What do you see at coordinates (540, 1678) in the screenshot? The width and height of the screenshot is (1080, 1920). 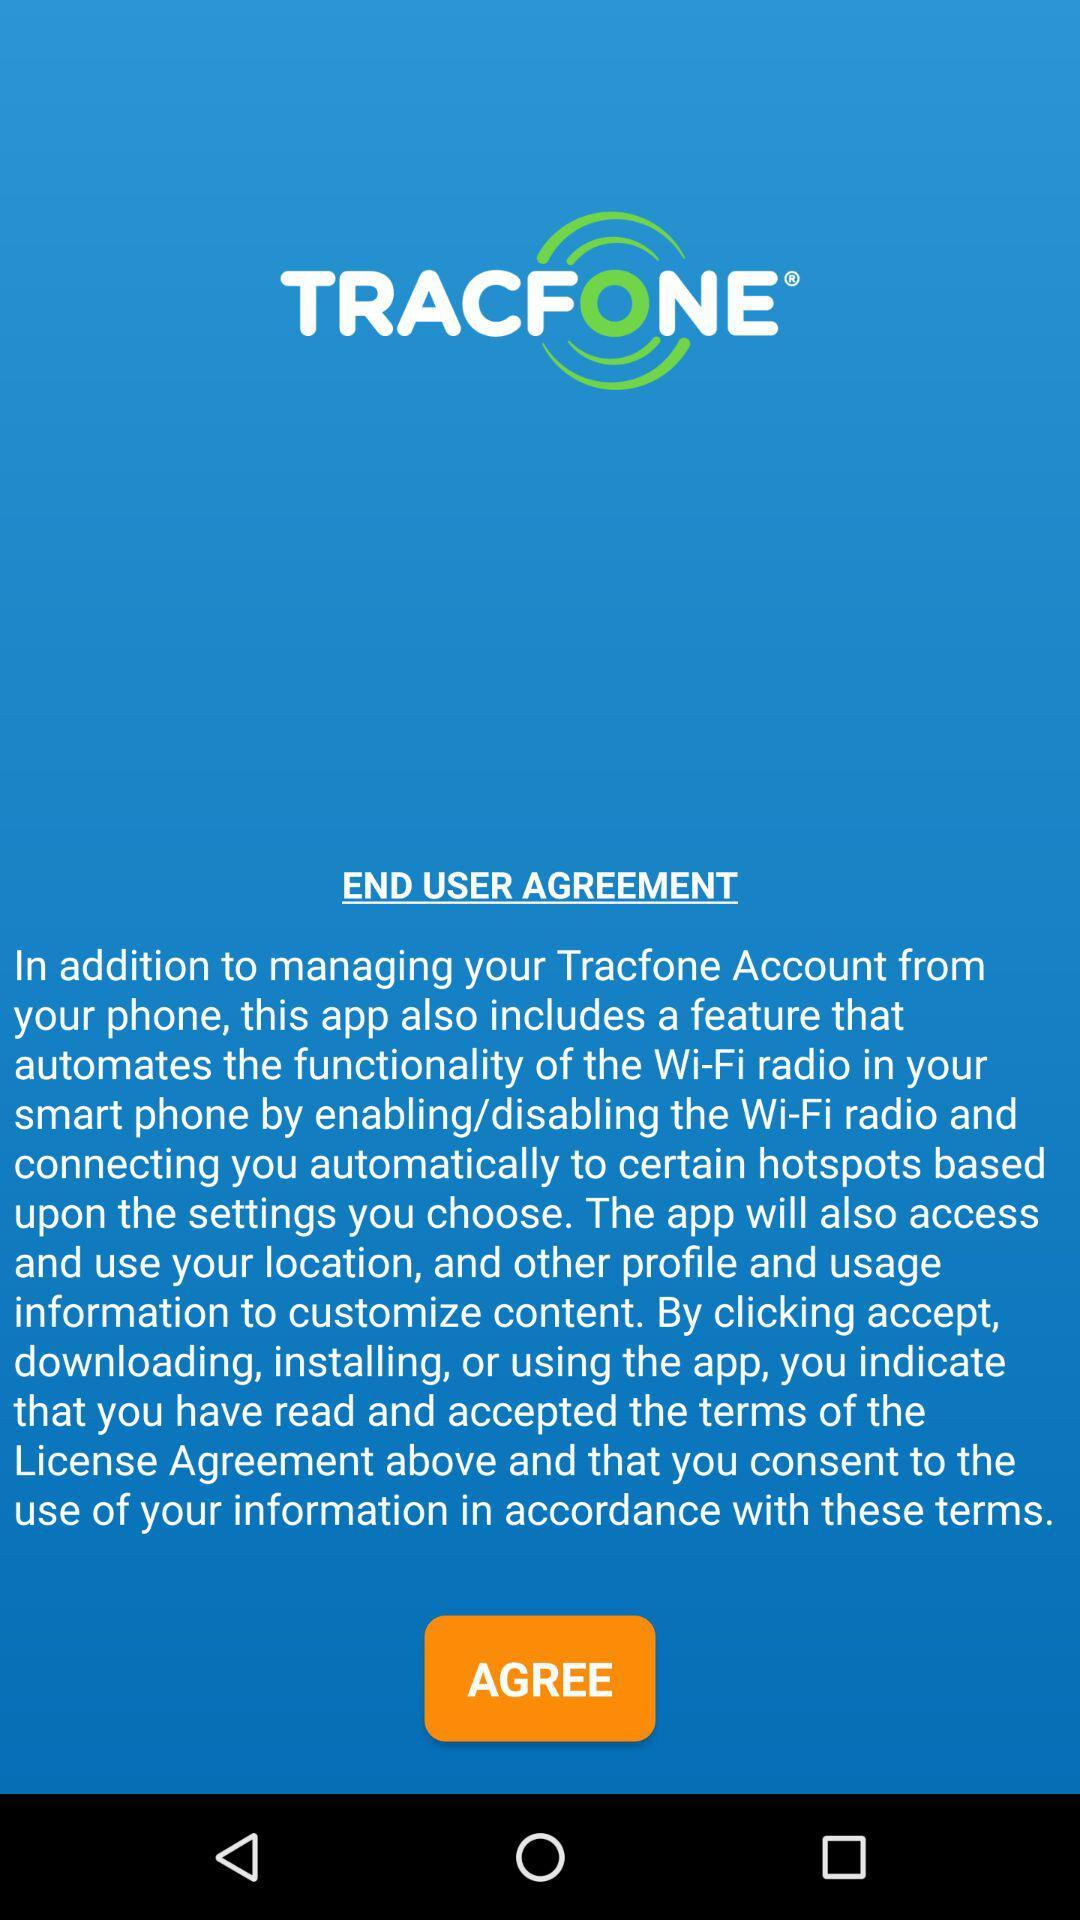 I see `agree item` at bounding box center [540, 1678].